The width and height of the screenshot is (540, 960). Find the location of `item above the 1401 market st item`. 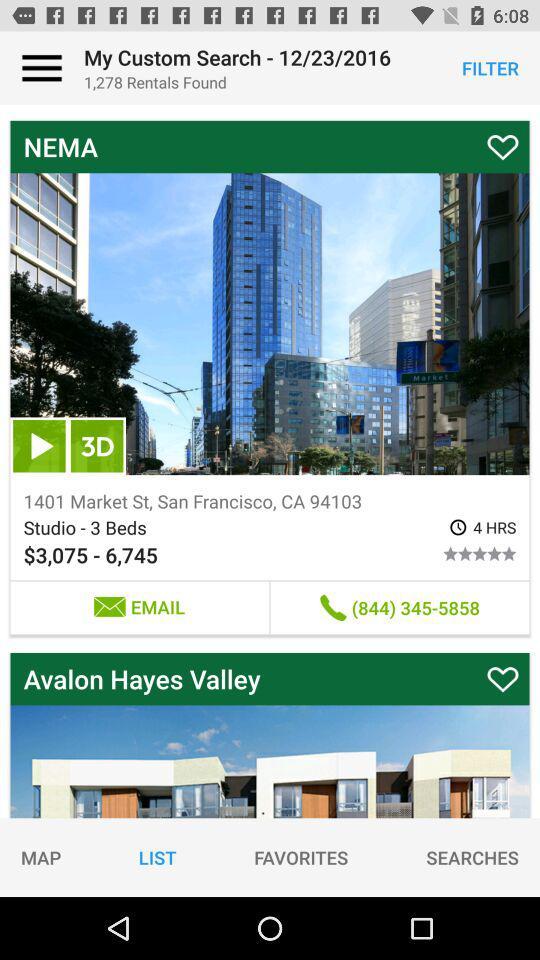

item above the 1401 market st item is located at coordinates (39, 446).